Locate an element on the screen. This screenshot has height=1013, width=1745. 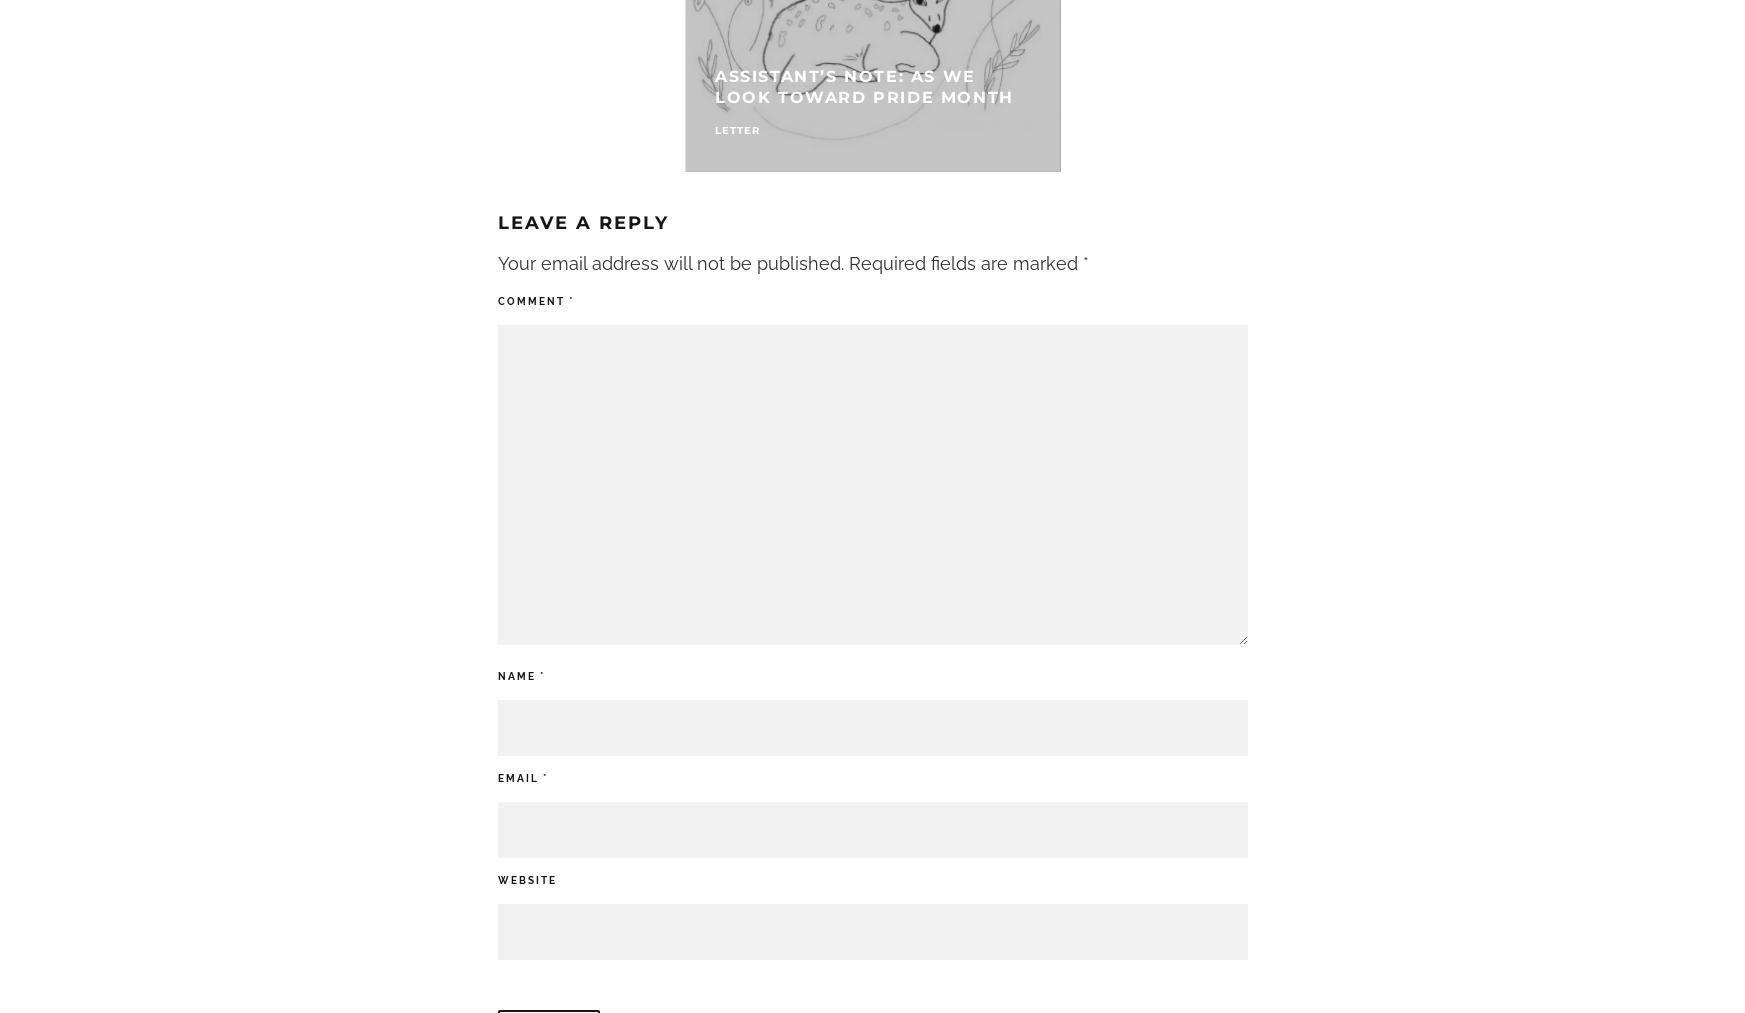
'ASSISTANT’S NOTE: AS WE LOOK TOWARD PRIDE MONTH' is located at coordinates (862, 85).